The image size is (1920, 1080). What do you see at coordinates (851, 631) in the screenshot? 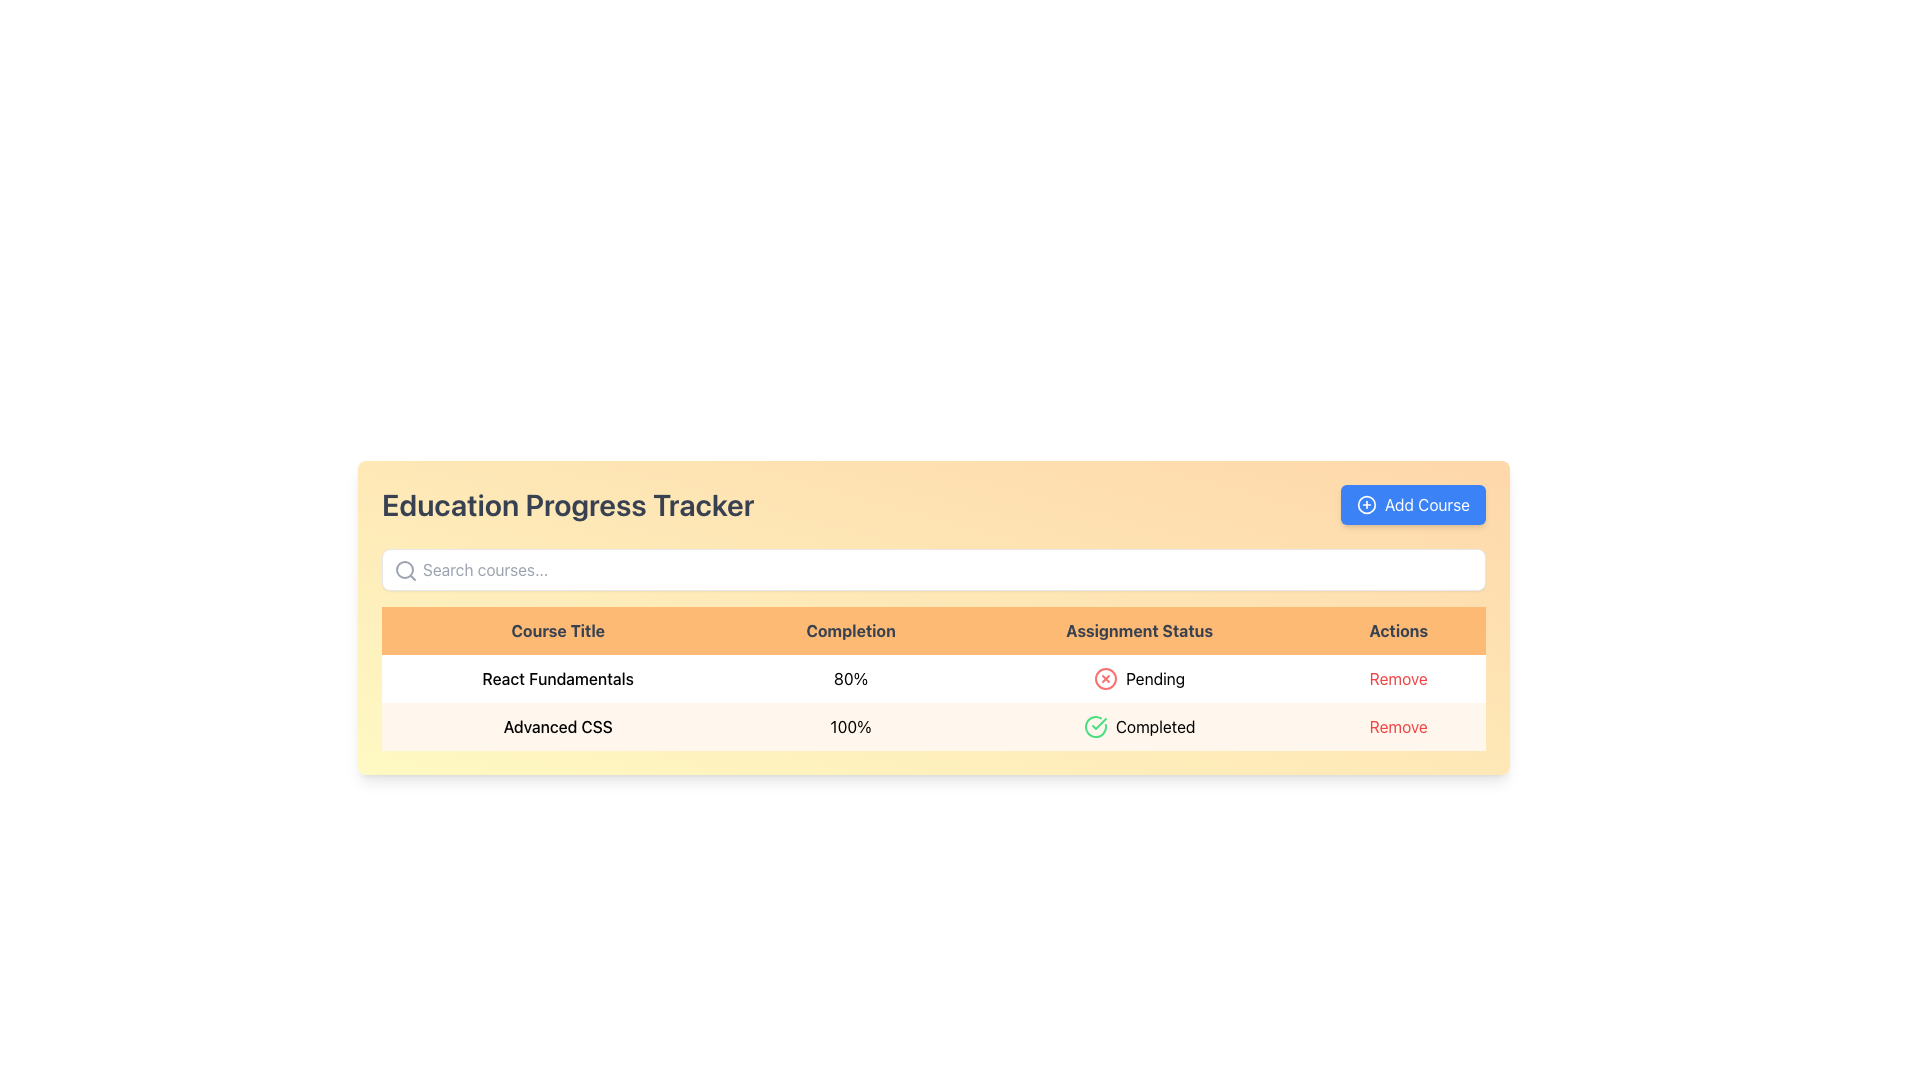
I see `the text label that reads 'Completion', which is the second column header in the table structure, styled with a bold font and a light orange background` at bounding box center [851, 631].